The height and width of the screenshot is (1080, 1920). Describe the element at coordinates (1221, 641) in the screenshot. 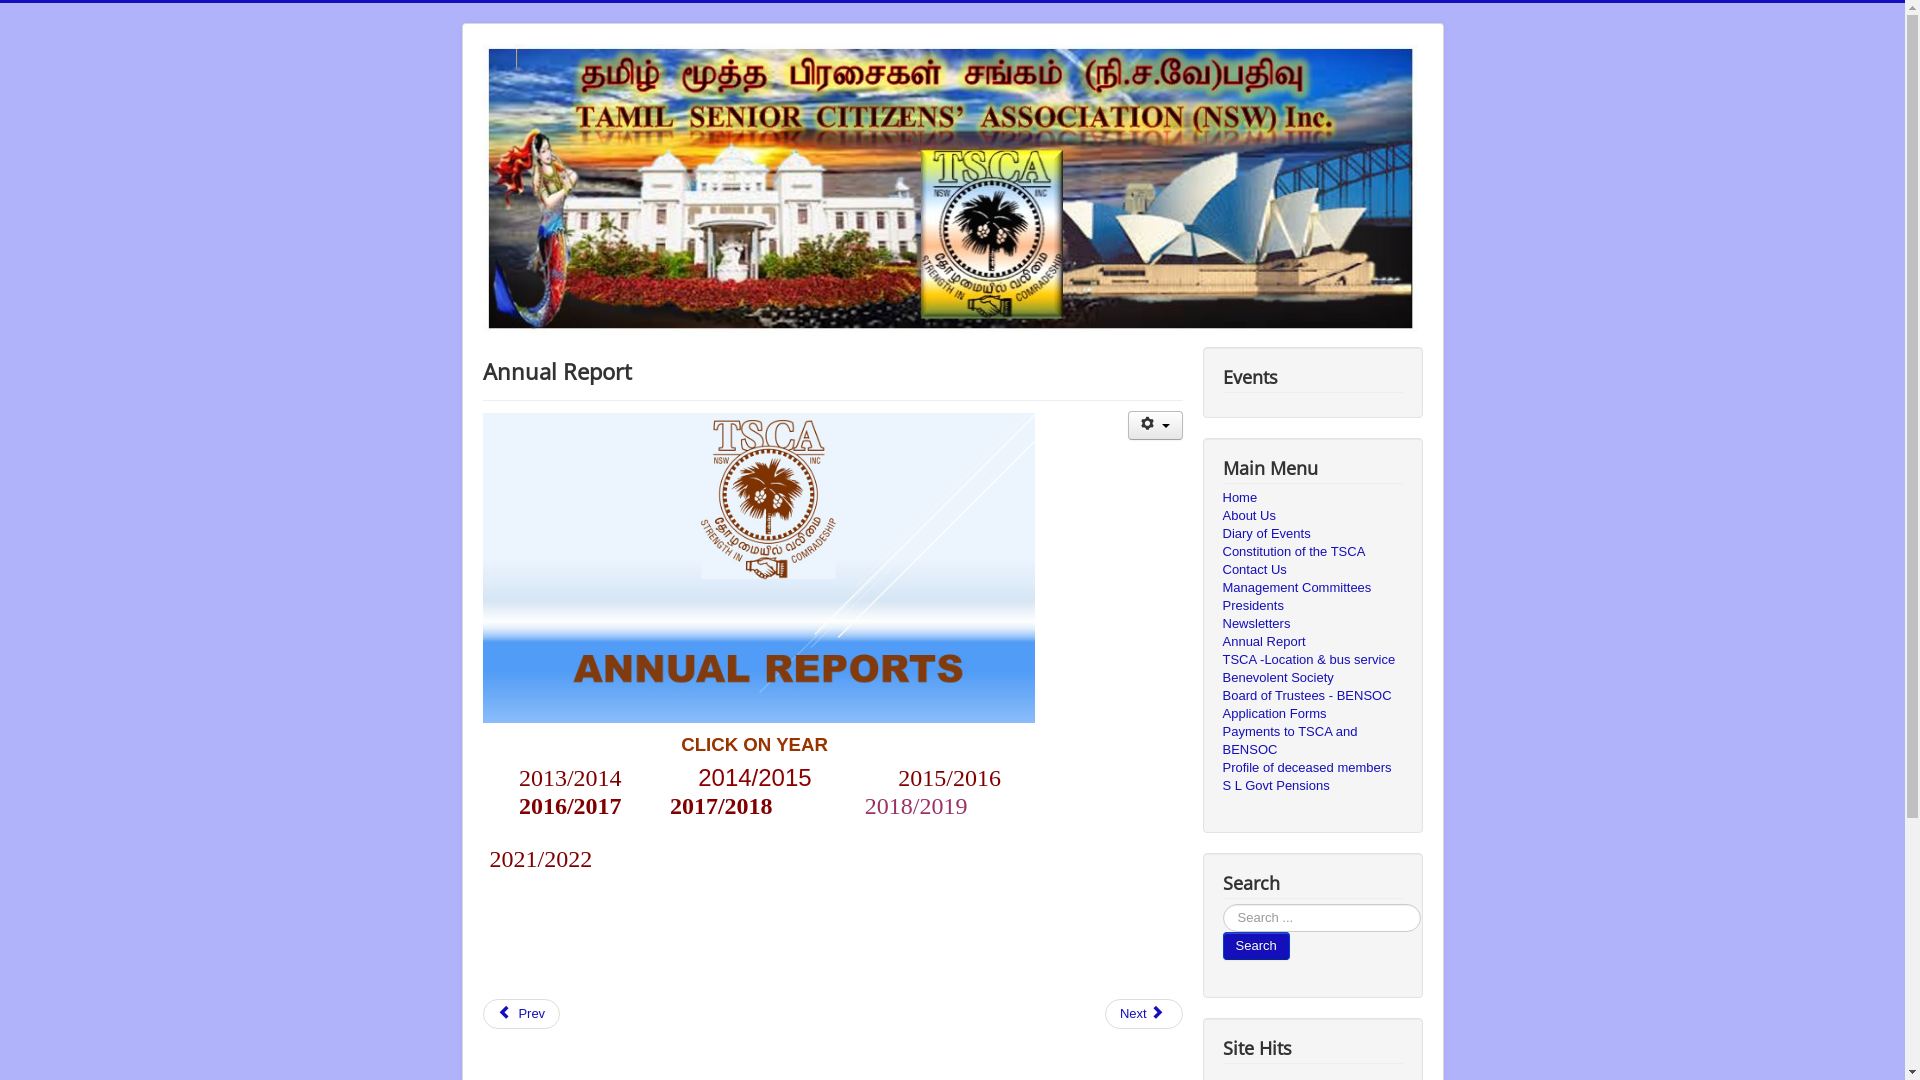

I see `'Annual Report'` at that location.